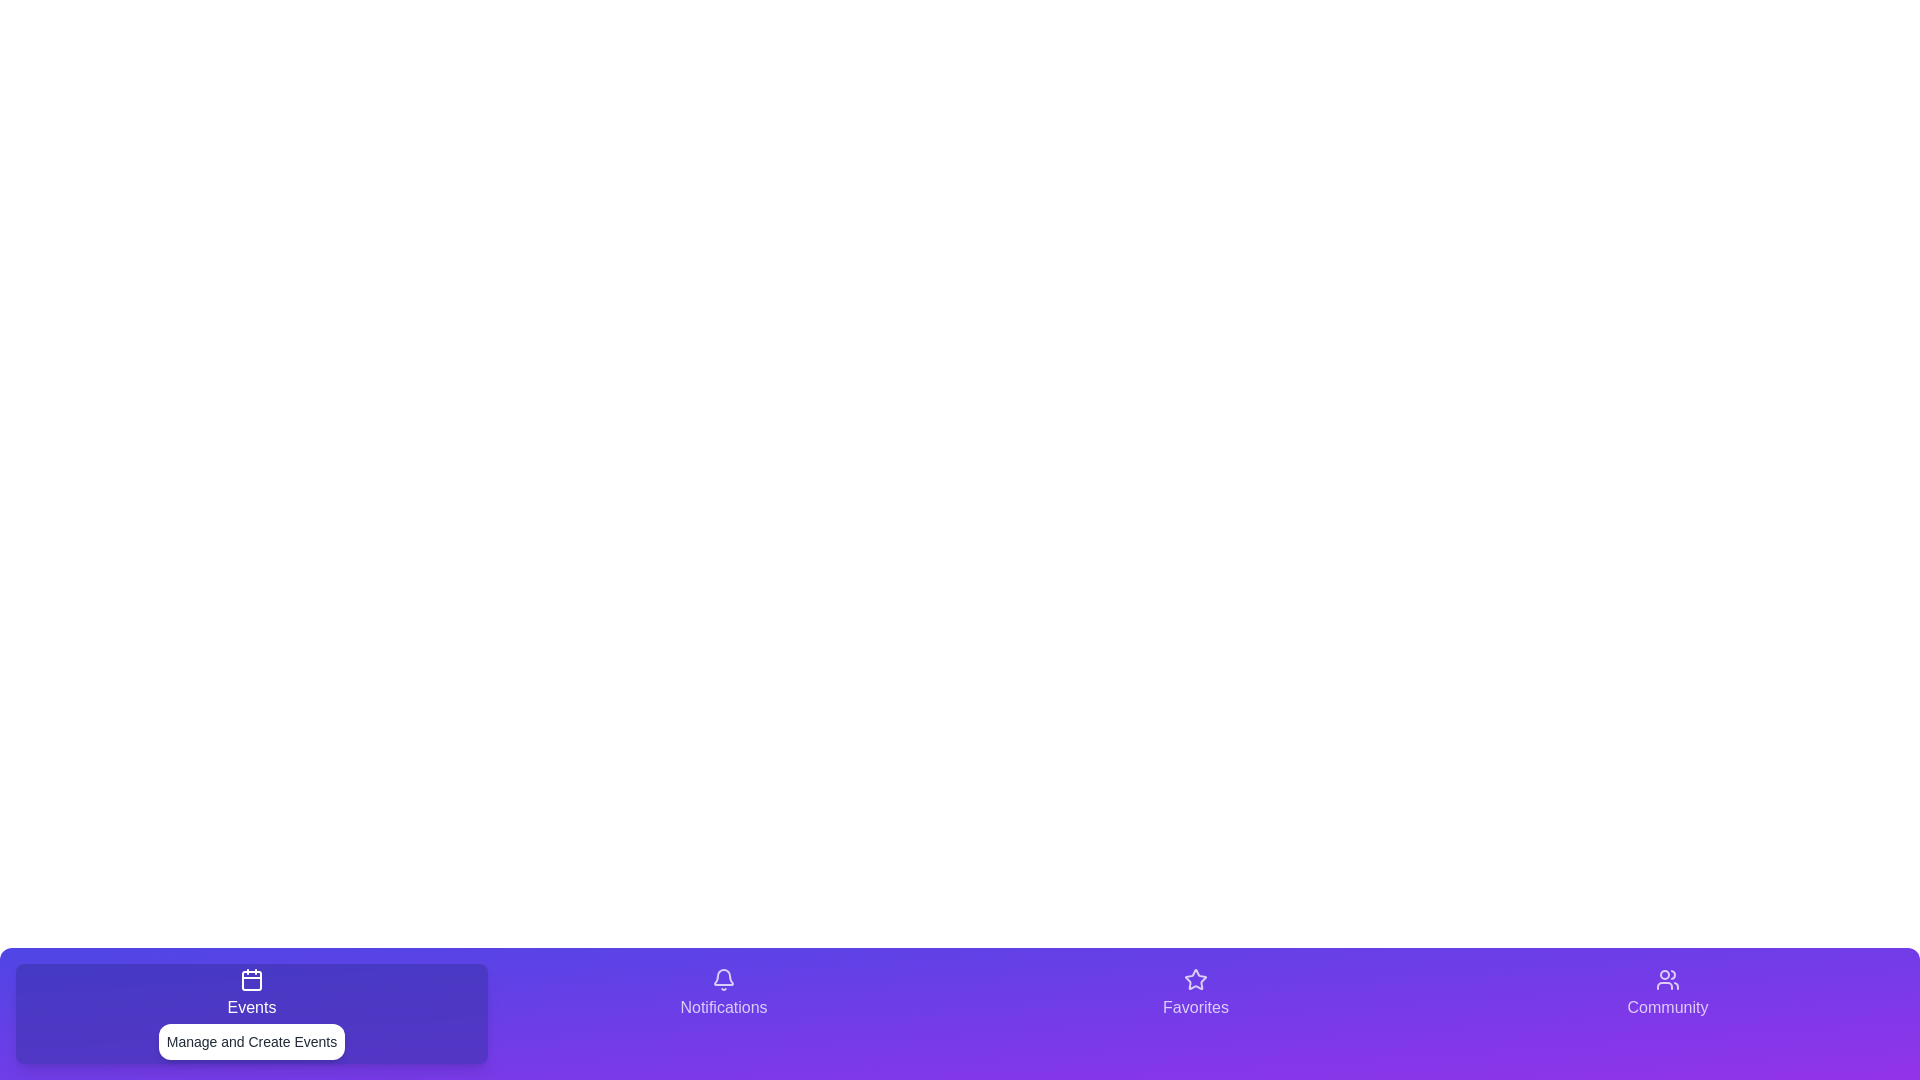 This screenshot has width=1920, height=1080. Describe the element at coordinates (1668, 1014) in the screenshot. I see `the tab corresponding to Community` at that location.